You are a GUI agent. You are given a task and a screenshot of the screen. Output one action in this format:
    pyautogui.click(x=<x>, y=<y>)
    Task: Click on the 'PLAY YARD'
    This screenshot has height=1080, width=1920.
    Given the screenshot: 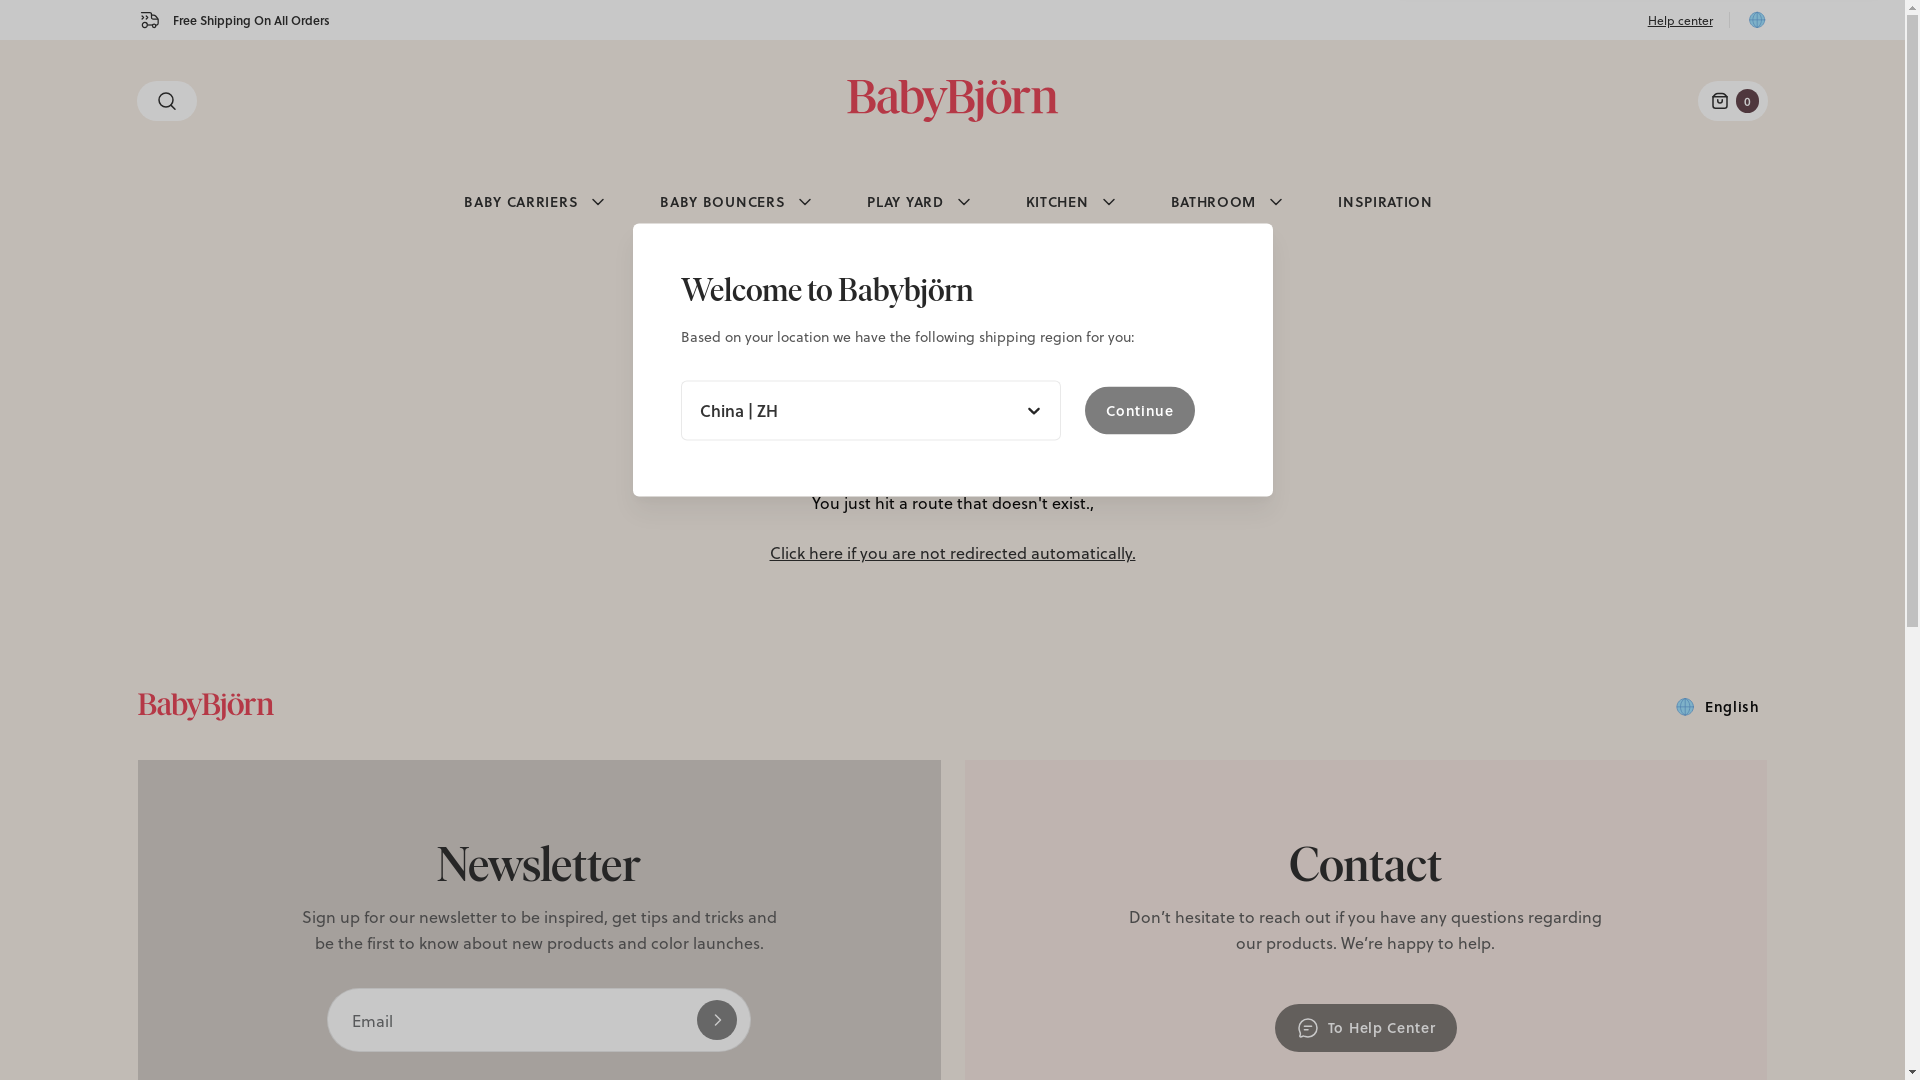 What is the action you would take?
    pyautogui.click(x=920, y=201)
    